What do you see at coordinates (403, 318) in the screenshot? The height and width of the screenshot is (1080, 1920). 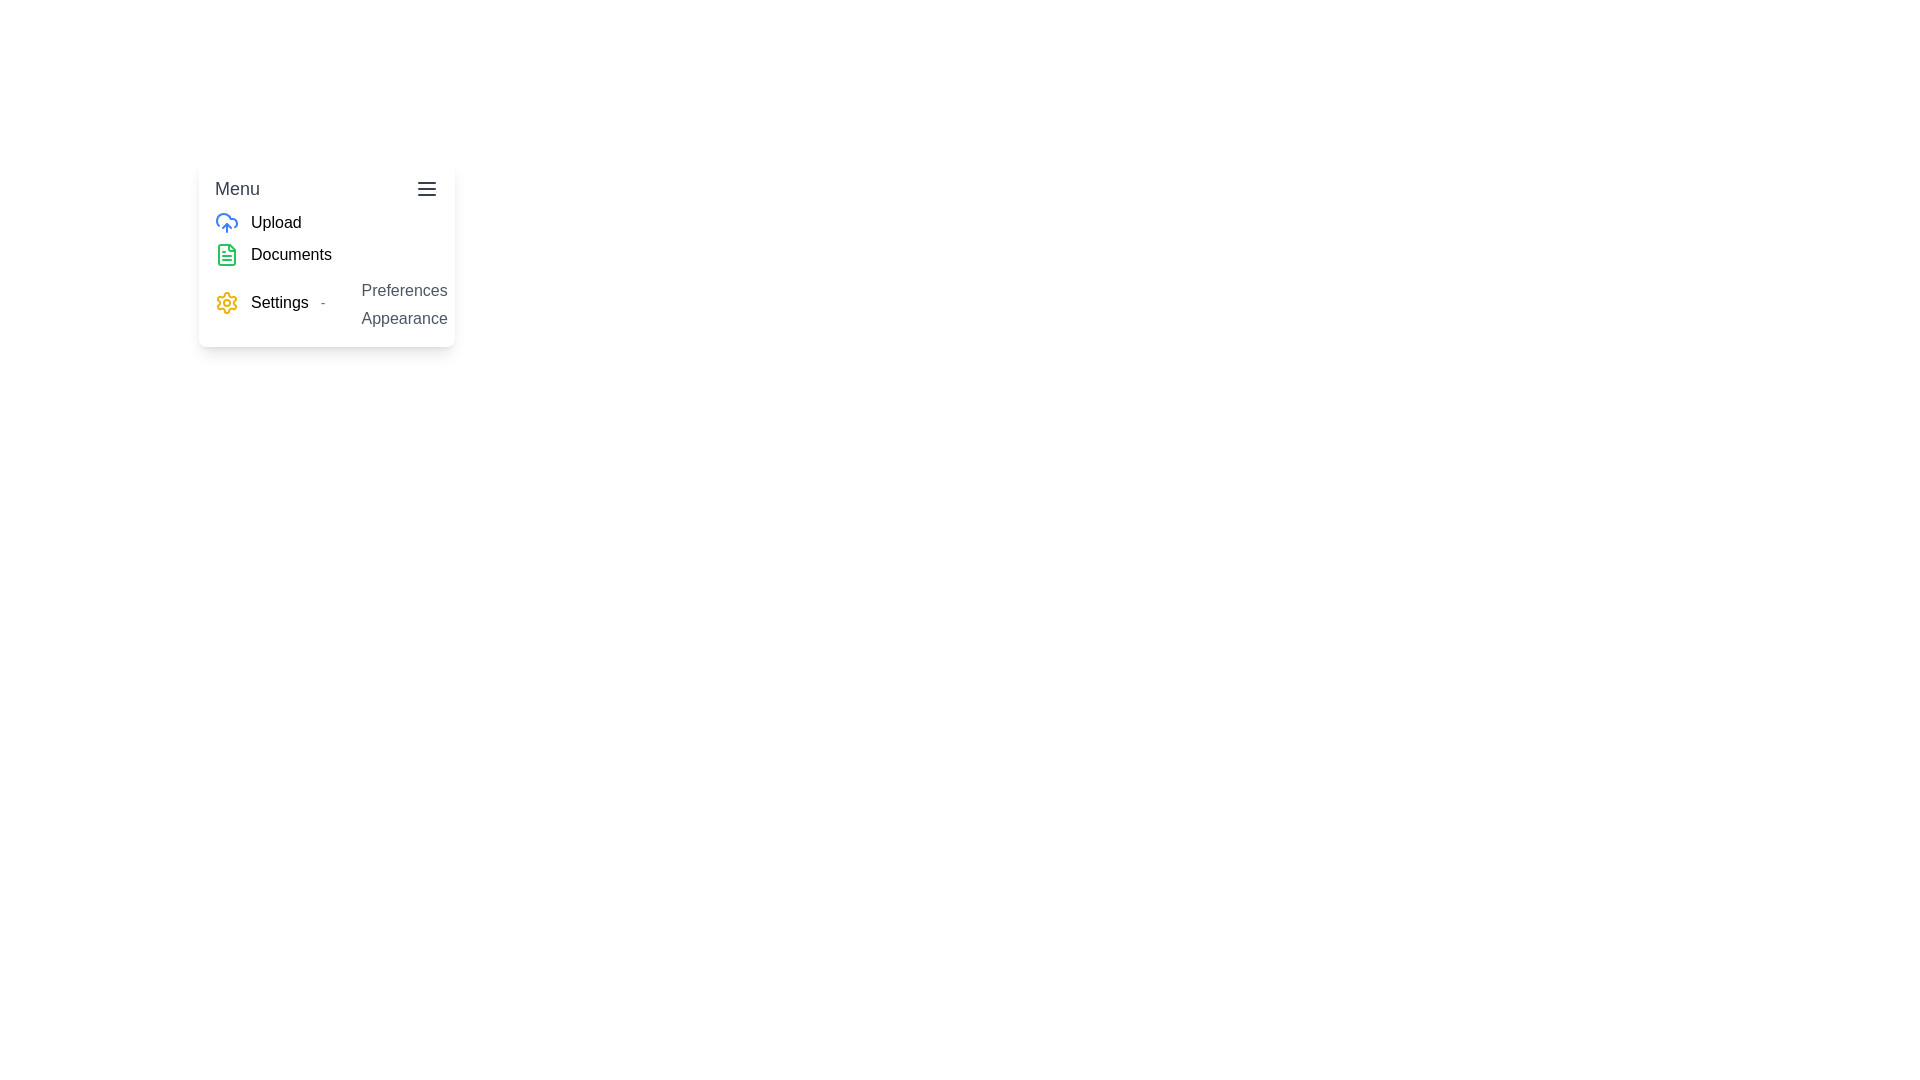 I see `the second item in the drop-down menu directly beneath 'Preferences', which serves as a descriptive menu item or link to 'Appearance' settings` at bounding box center [403, 318].